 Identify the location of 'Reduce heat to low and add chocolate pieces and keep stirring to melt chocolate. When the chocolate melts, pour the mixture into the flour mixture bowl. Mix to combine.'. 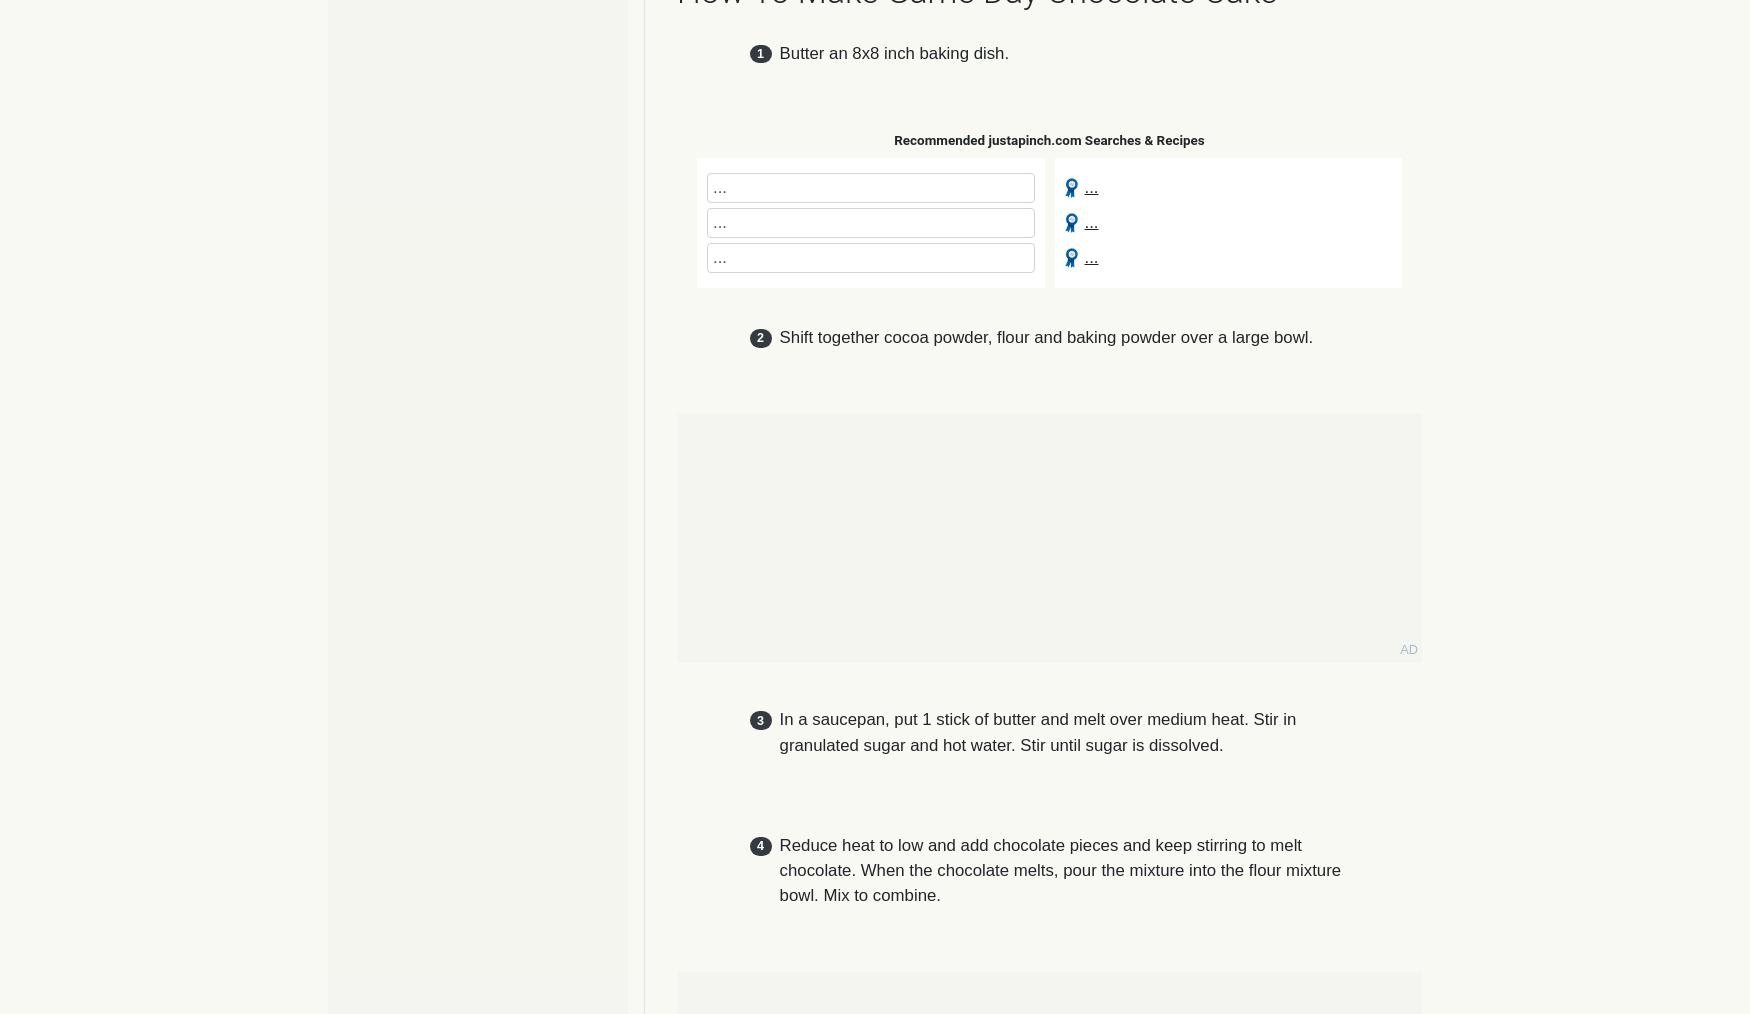
(1058, 869).